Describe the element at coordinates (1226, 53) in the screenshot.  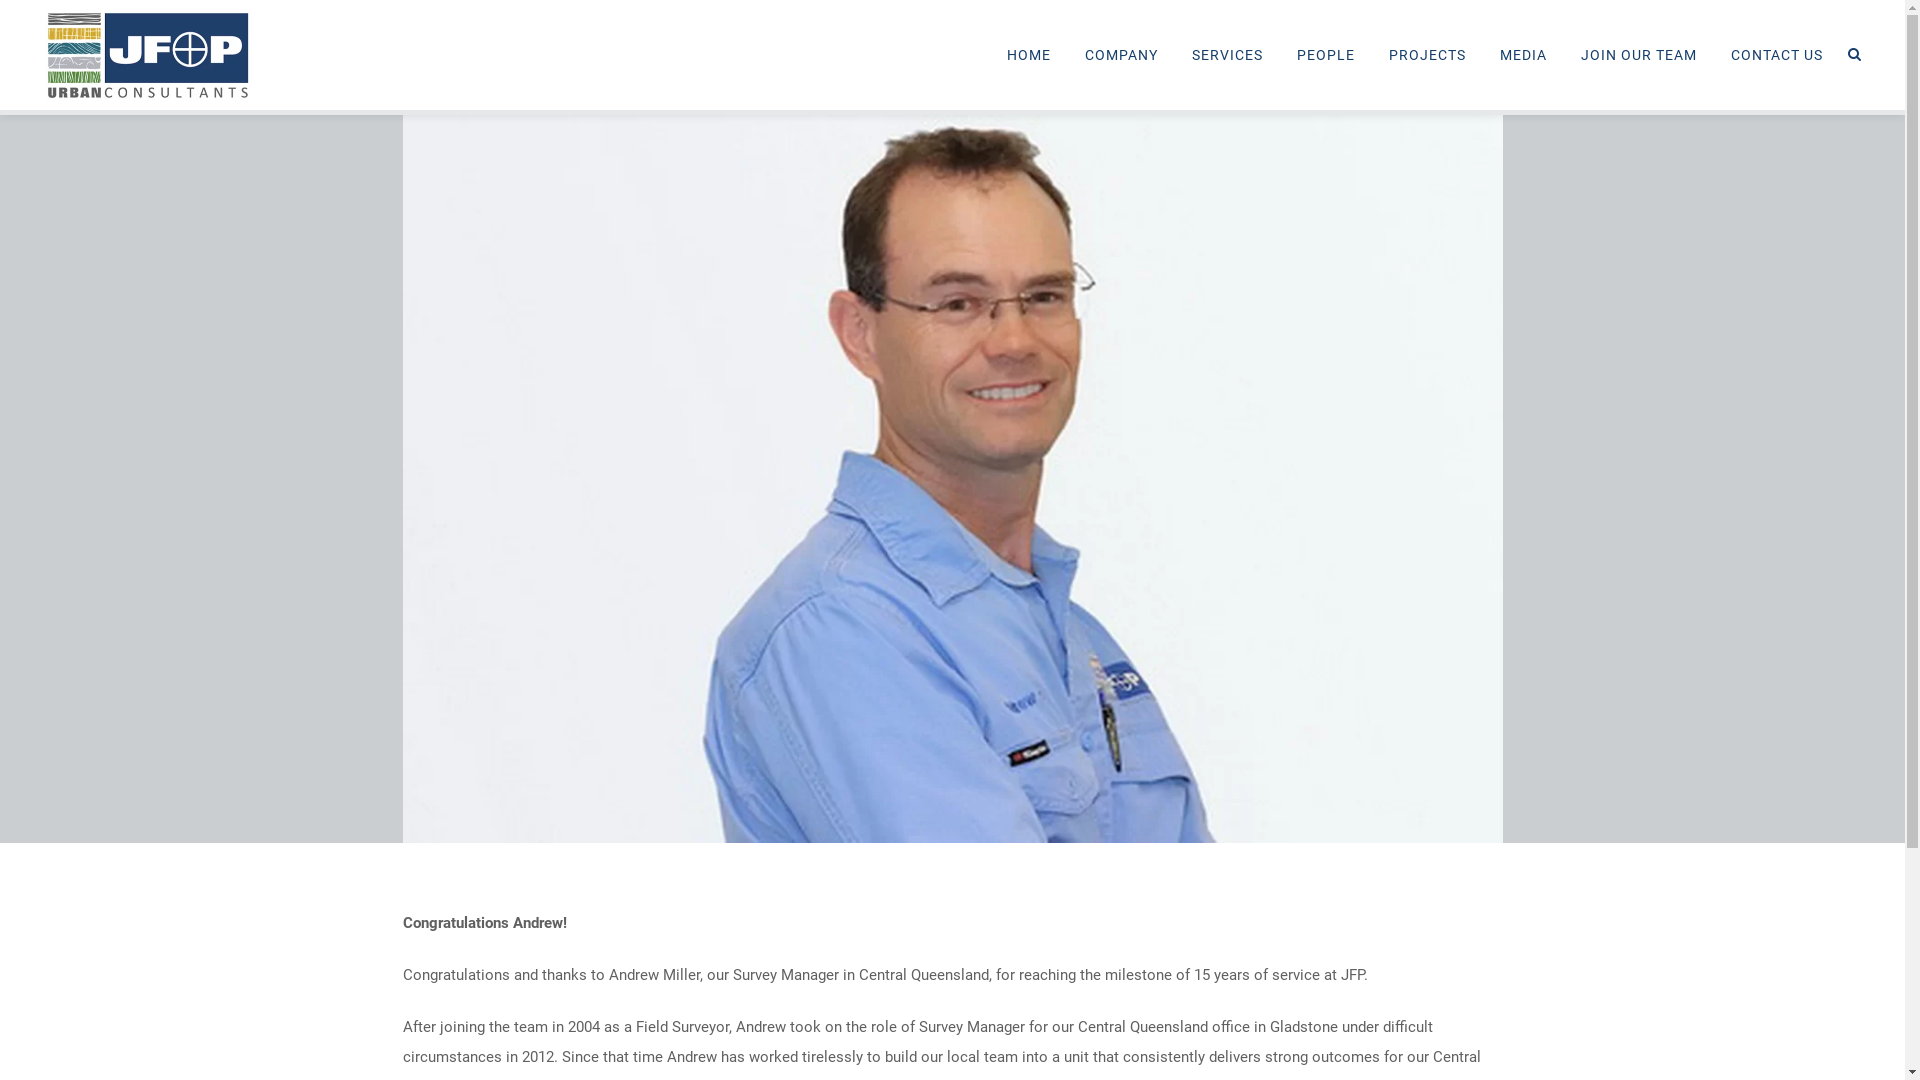
I see `'SERVICES'` at that location.